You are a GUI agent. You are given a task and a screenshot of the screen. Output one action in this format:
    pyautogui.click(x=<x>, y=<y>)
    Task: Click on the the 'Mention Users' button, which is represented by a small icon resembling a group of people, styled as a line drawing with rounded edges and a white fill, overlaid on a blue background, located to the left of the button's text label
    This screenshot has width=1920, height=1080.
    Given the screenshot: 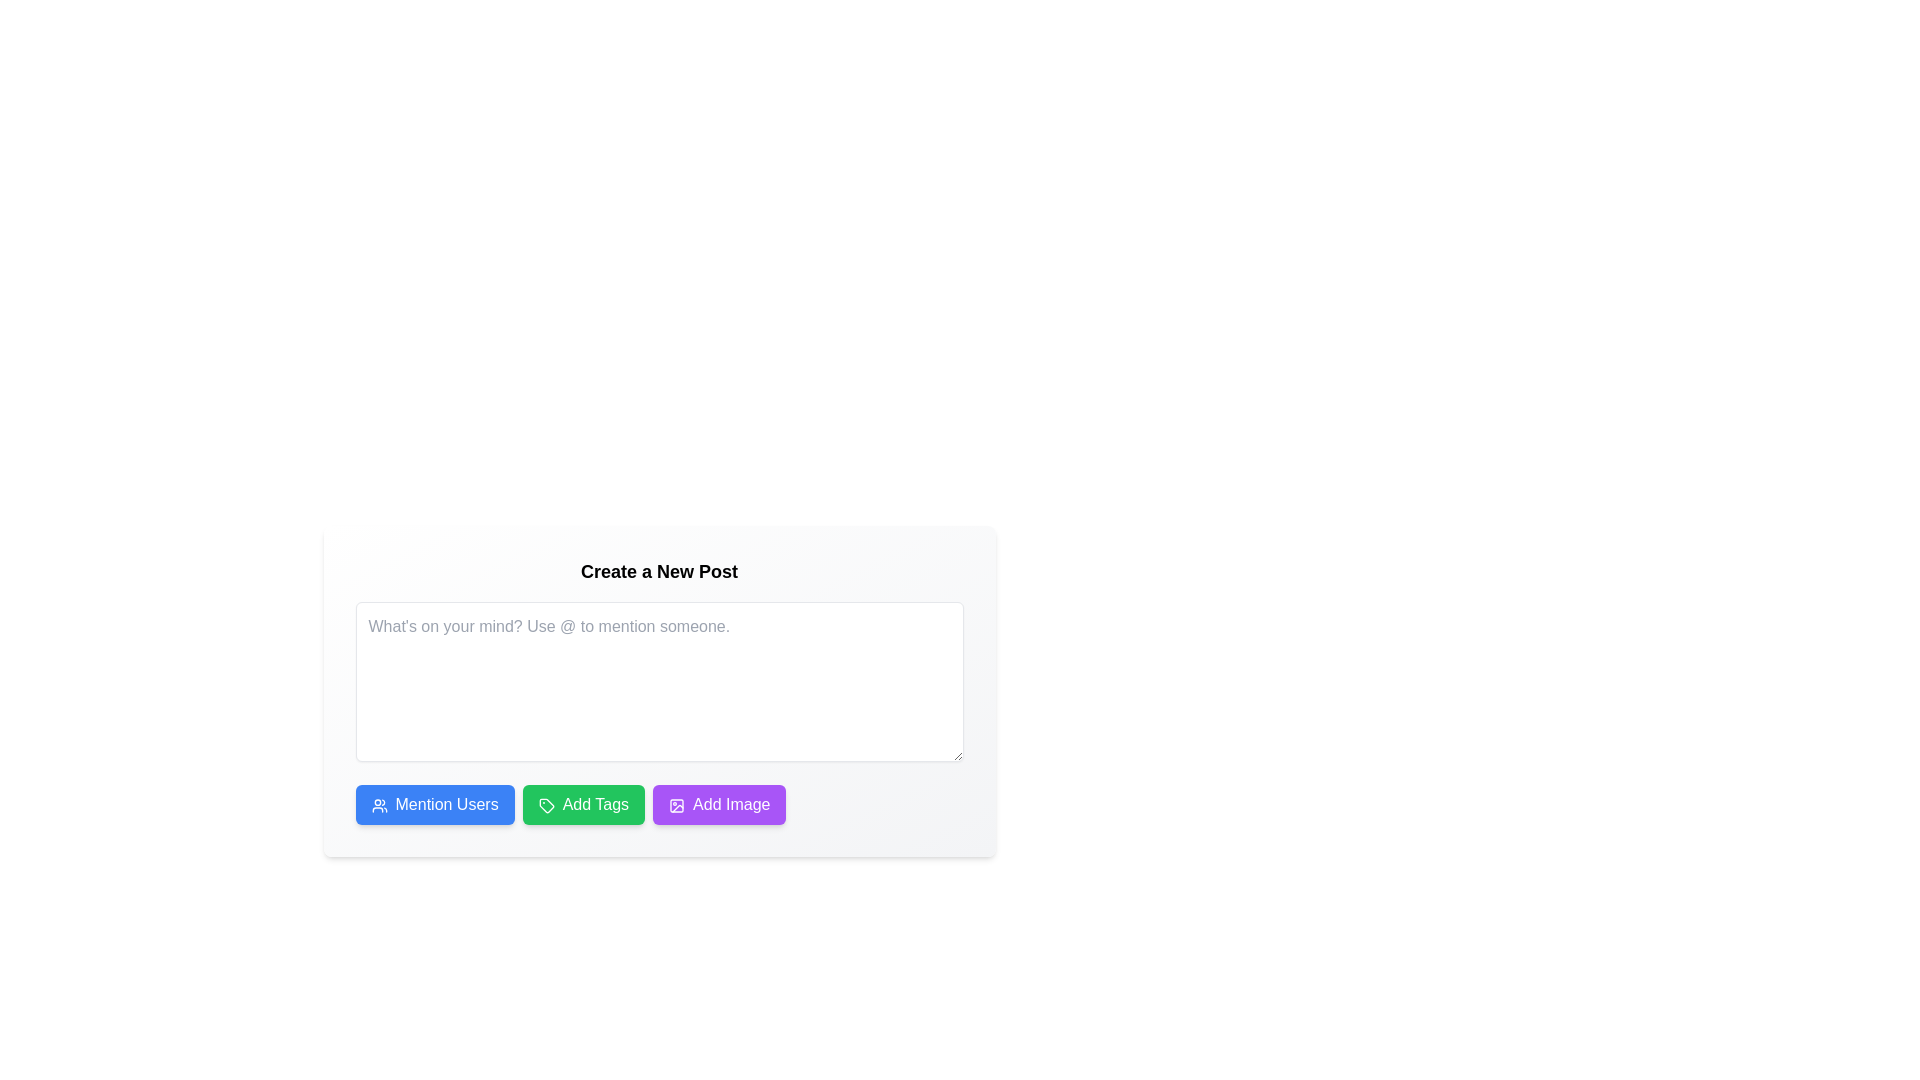 What is the action you would take?
    pyautogui.click(x=379, y=804)
    